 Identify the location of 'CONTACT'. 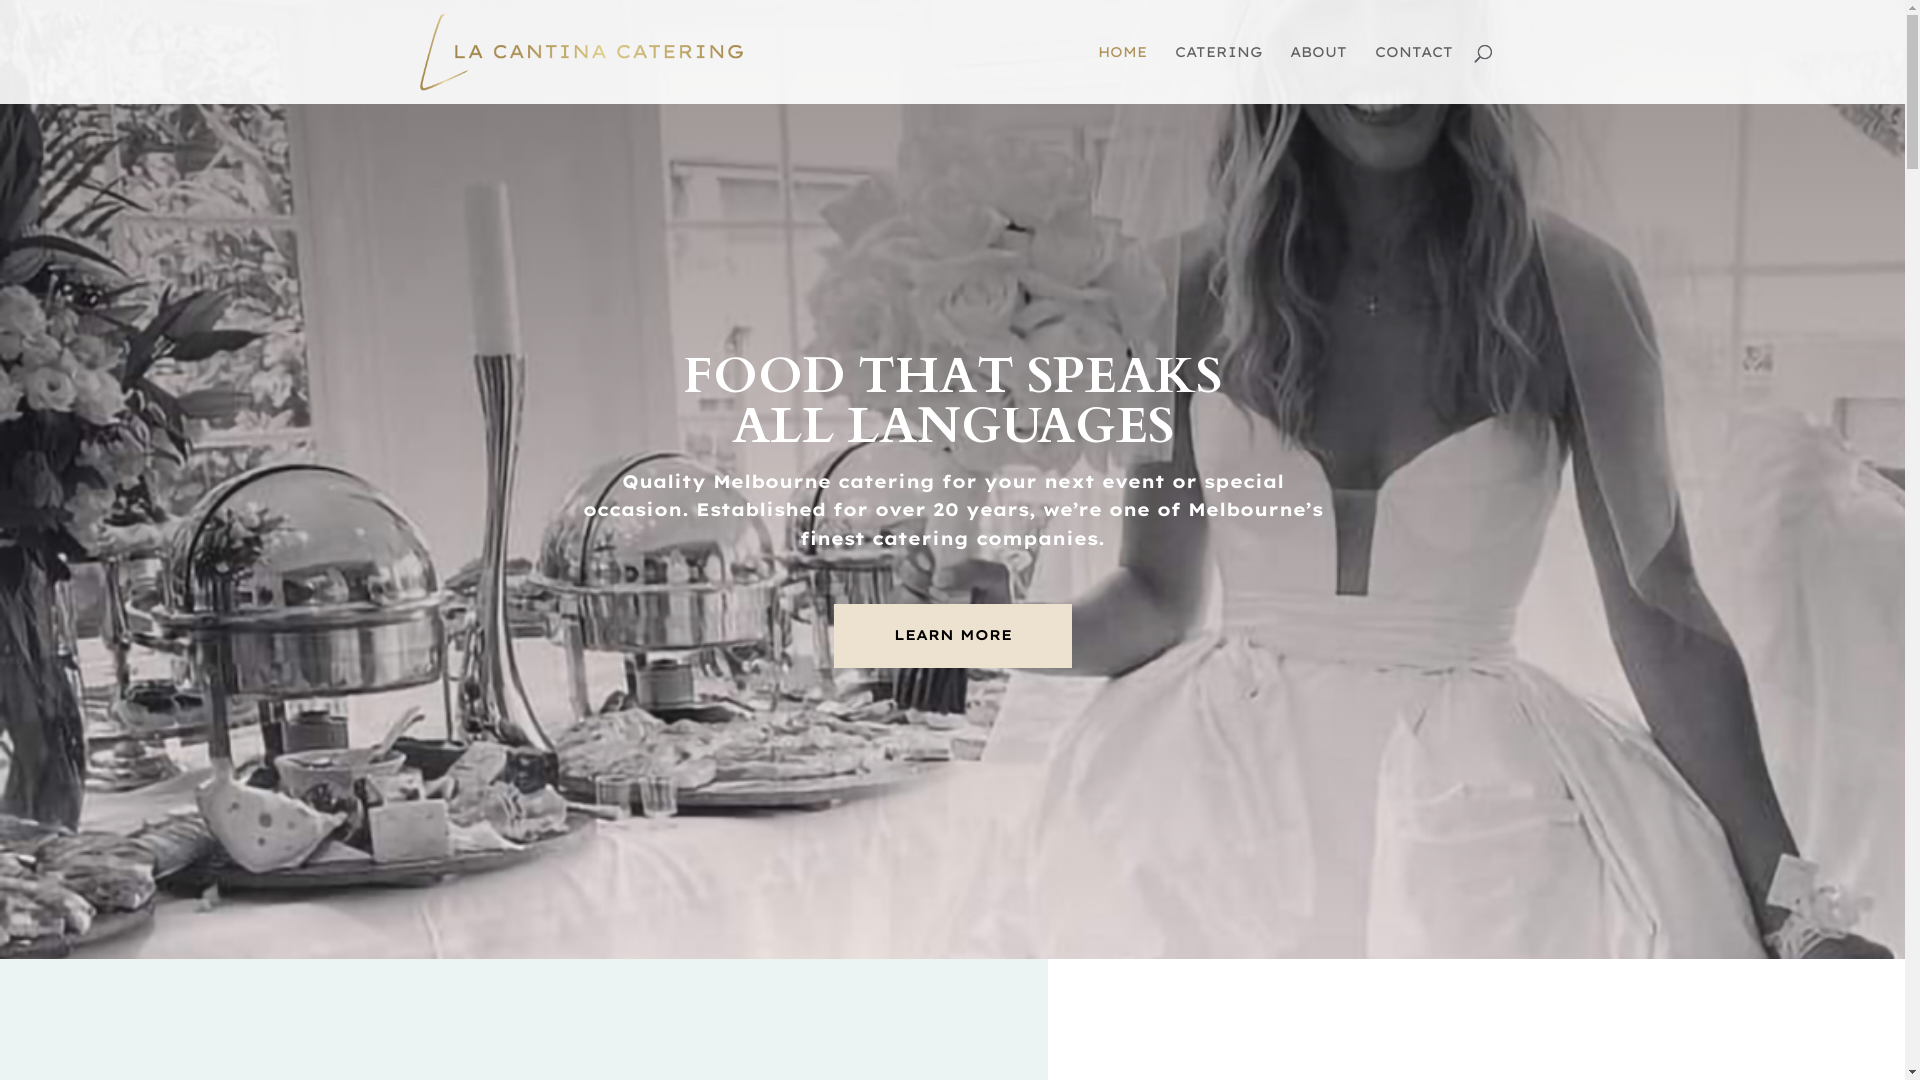
(1411, 73).